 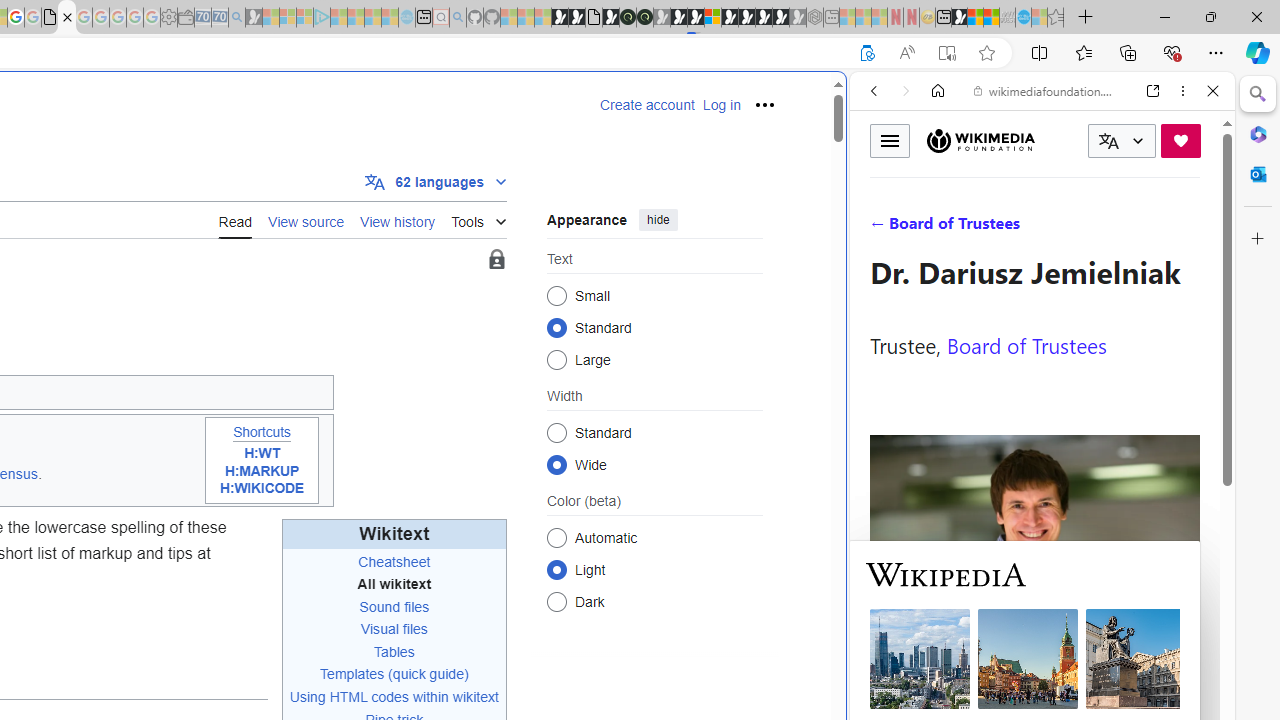 I want to click on 'Help:Wikitext - Wikipedia', so click(x=67, y=17).